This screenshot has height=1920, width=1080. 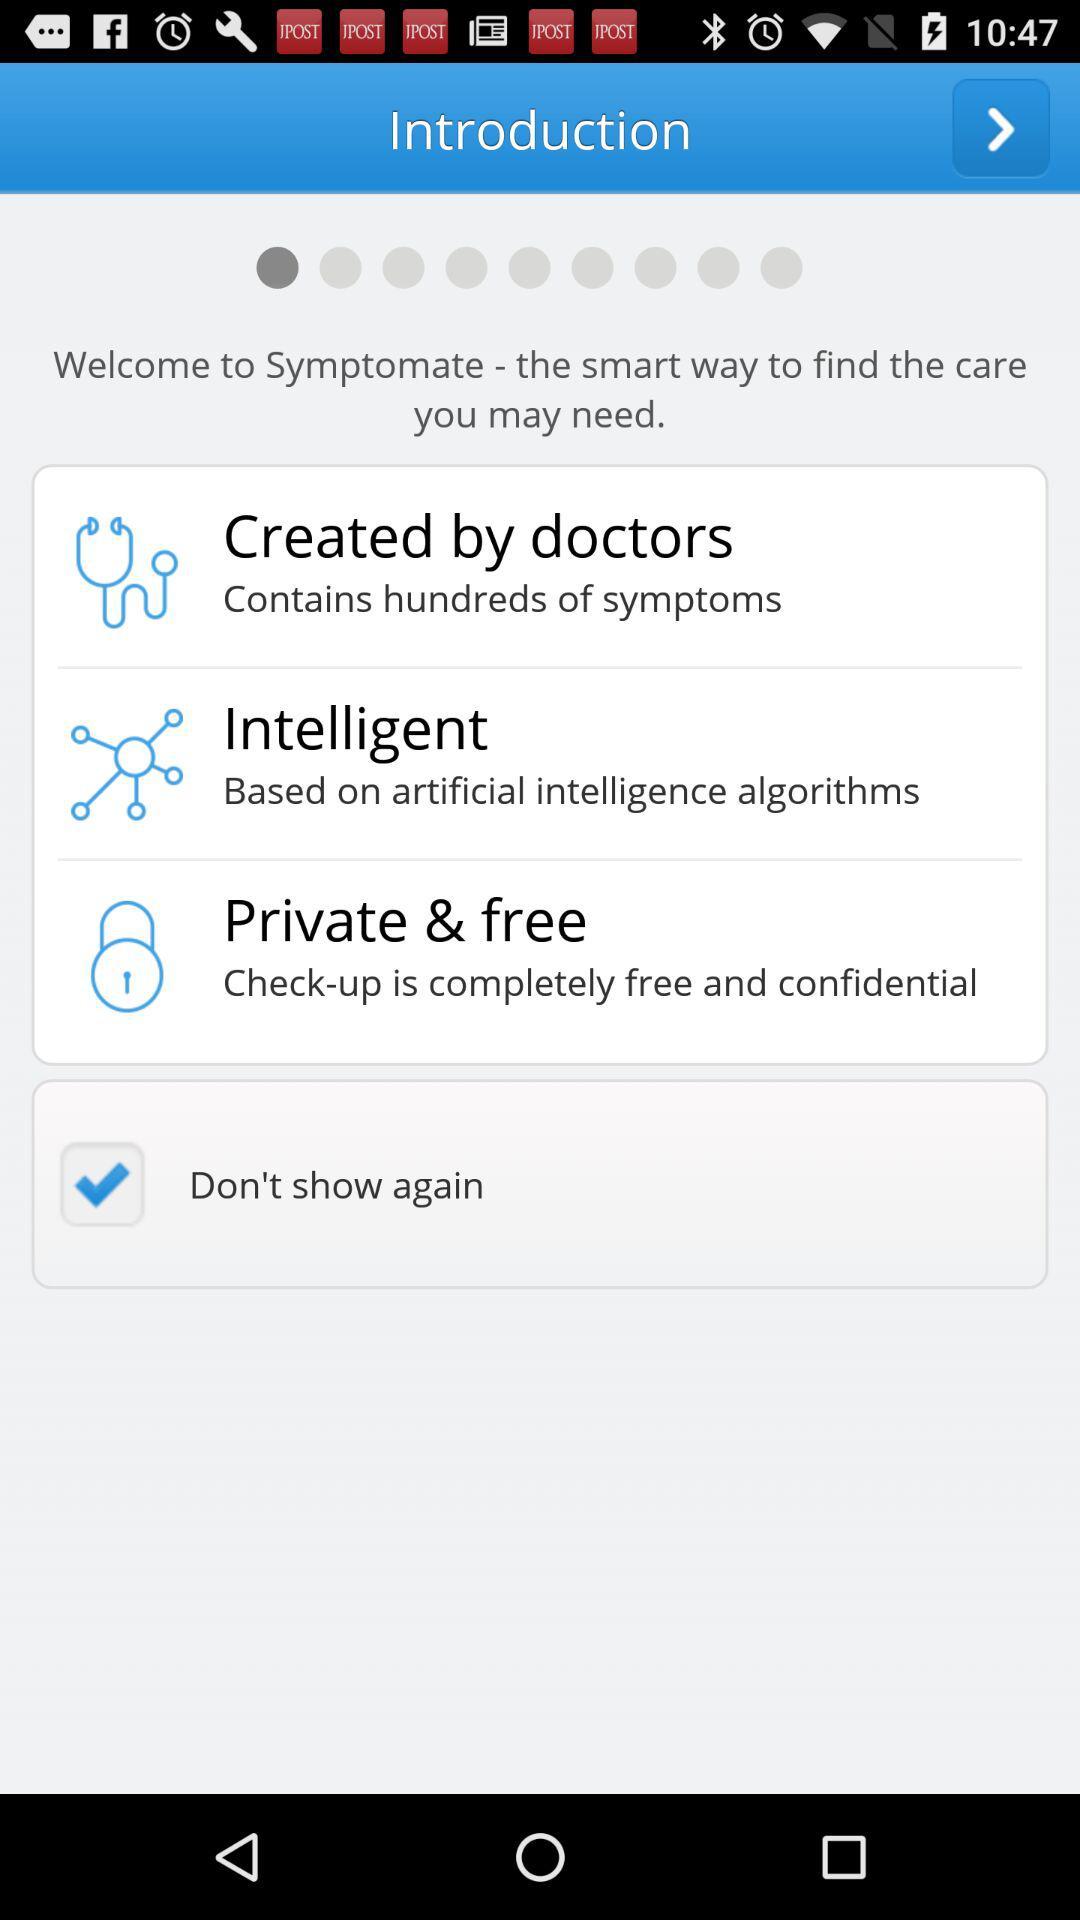 What do you see at coordinates (1001, 127) in the screenshot?
I see `next screen` at bounding box center [1001, 127].